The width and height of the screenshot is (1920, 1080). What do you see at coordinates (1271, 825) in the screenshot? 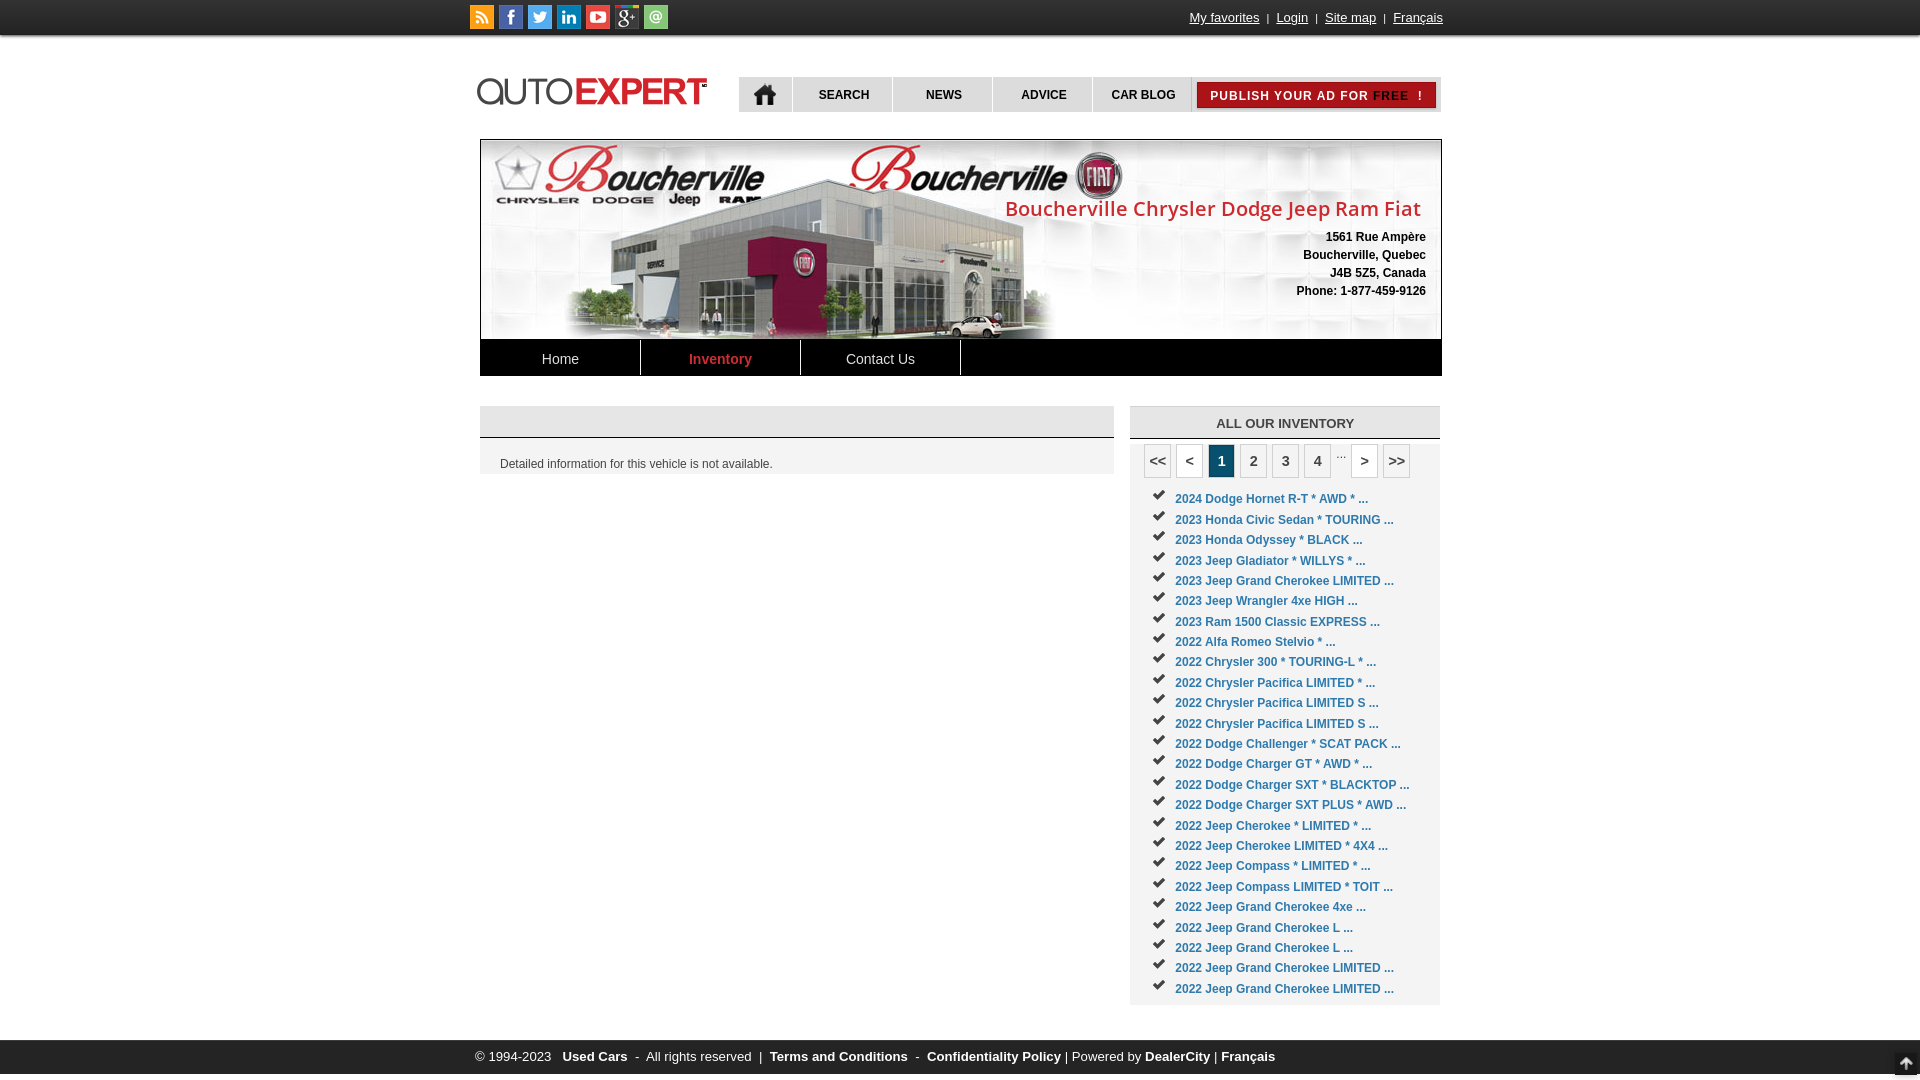
I see `'2022 Jeep Cherokee * LIMITED * ...'` at bounding box center [1271, 825].